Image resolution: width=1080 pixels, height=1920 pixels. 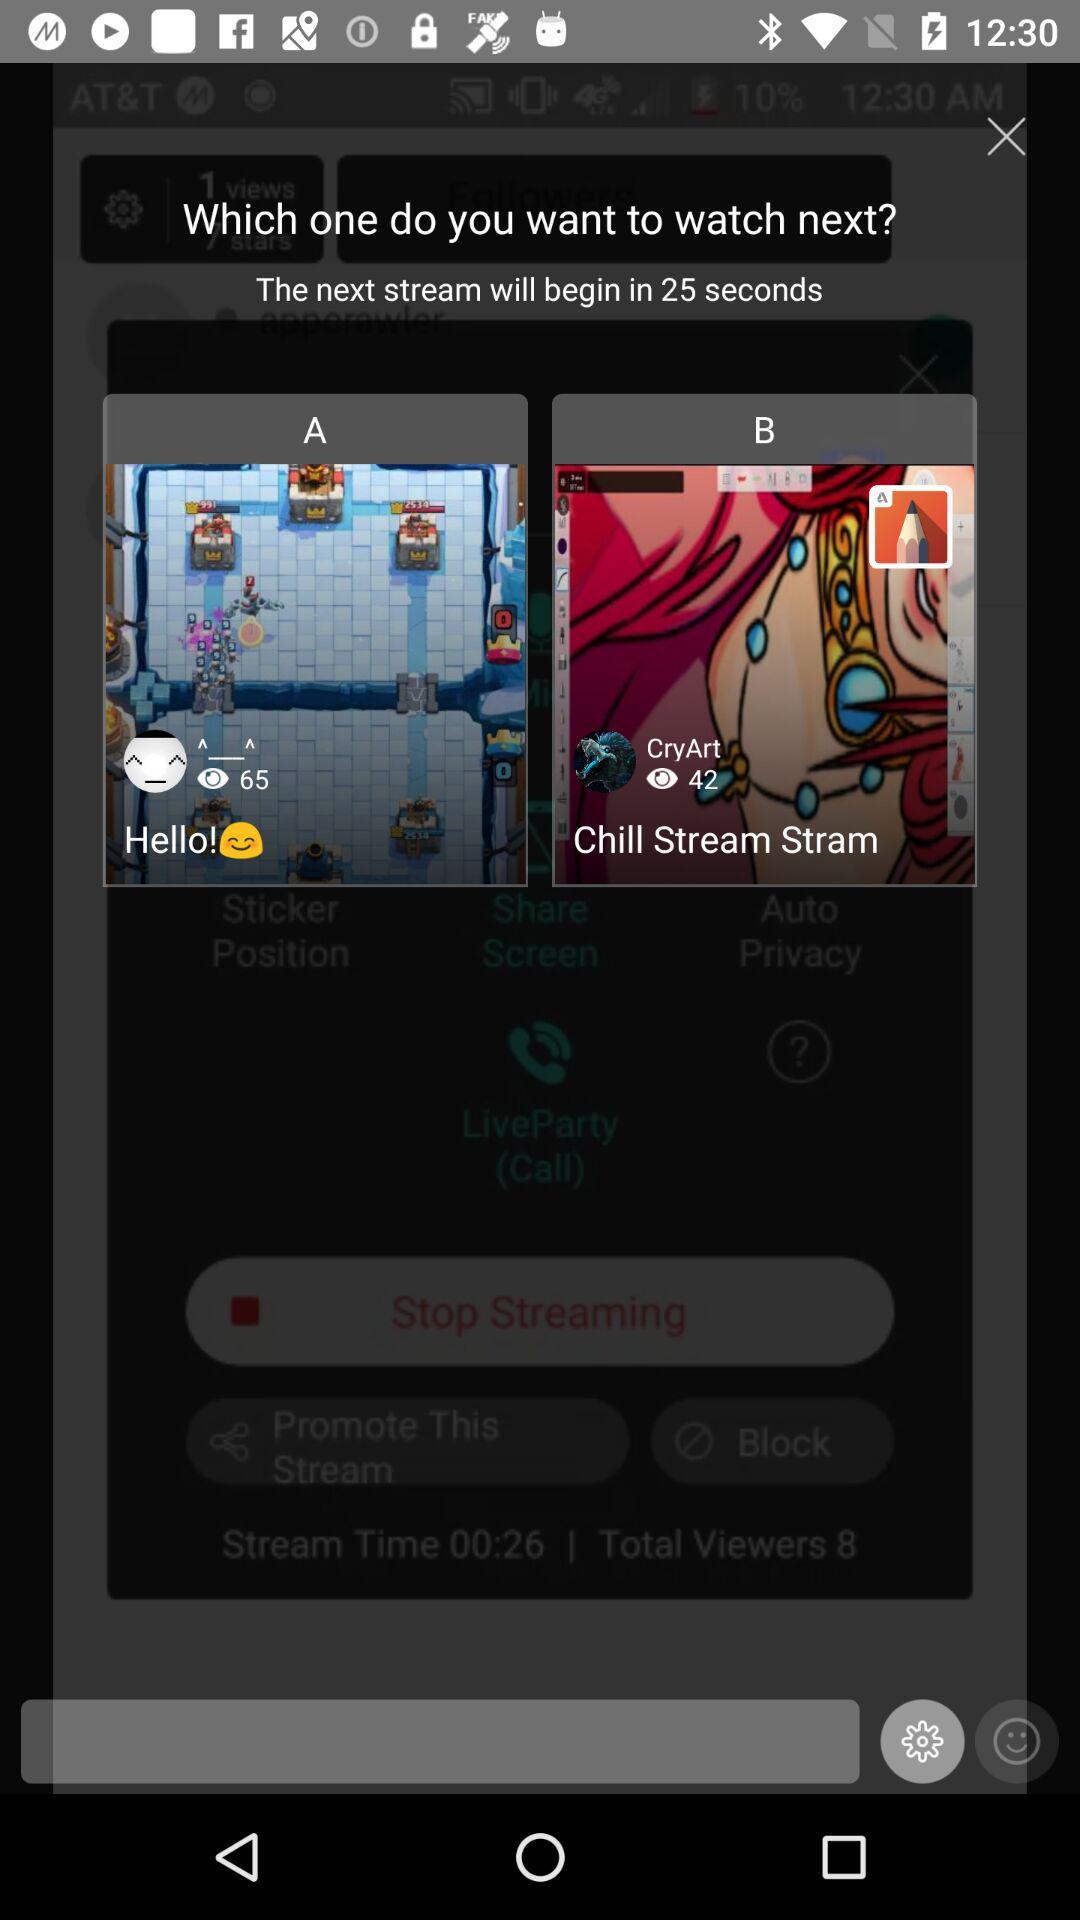 What do you see at coordinates (1017, 1740) in the screenshot?
I see `the emoji icon` at bounding box center [1017, 1740].